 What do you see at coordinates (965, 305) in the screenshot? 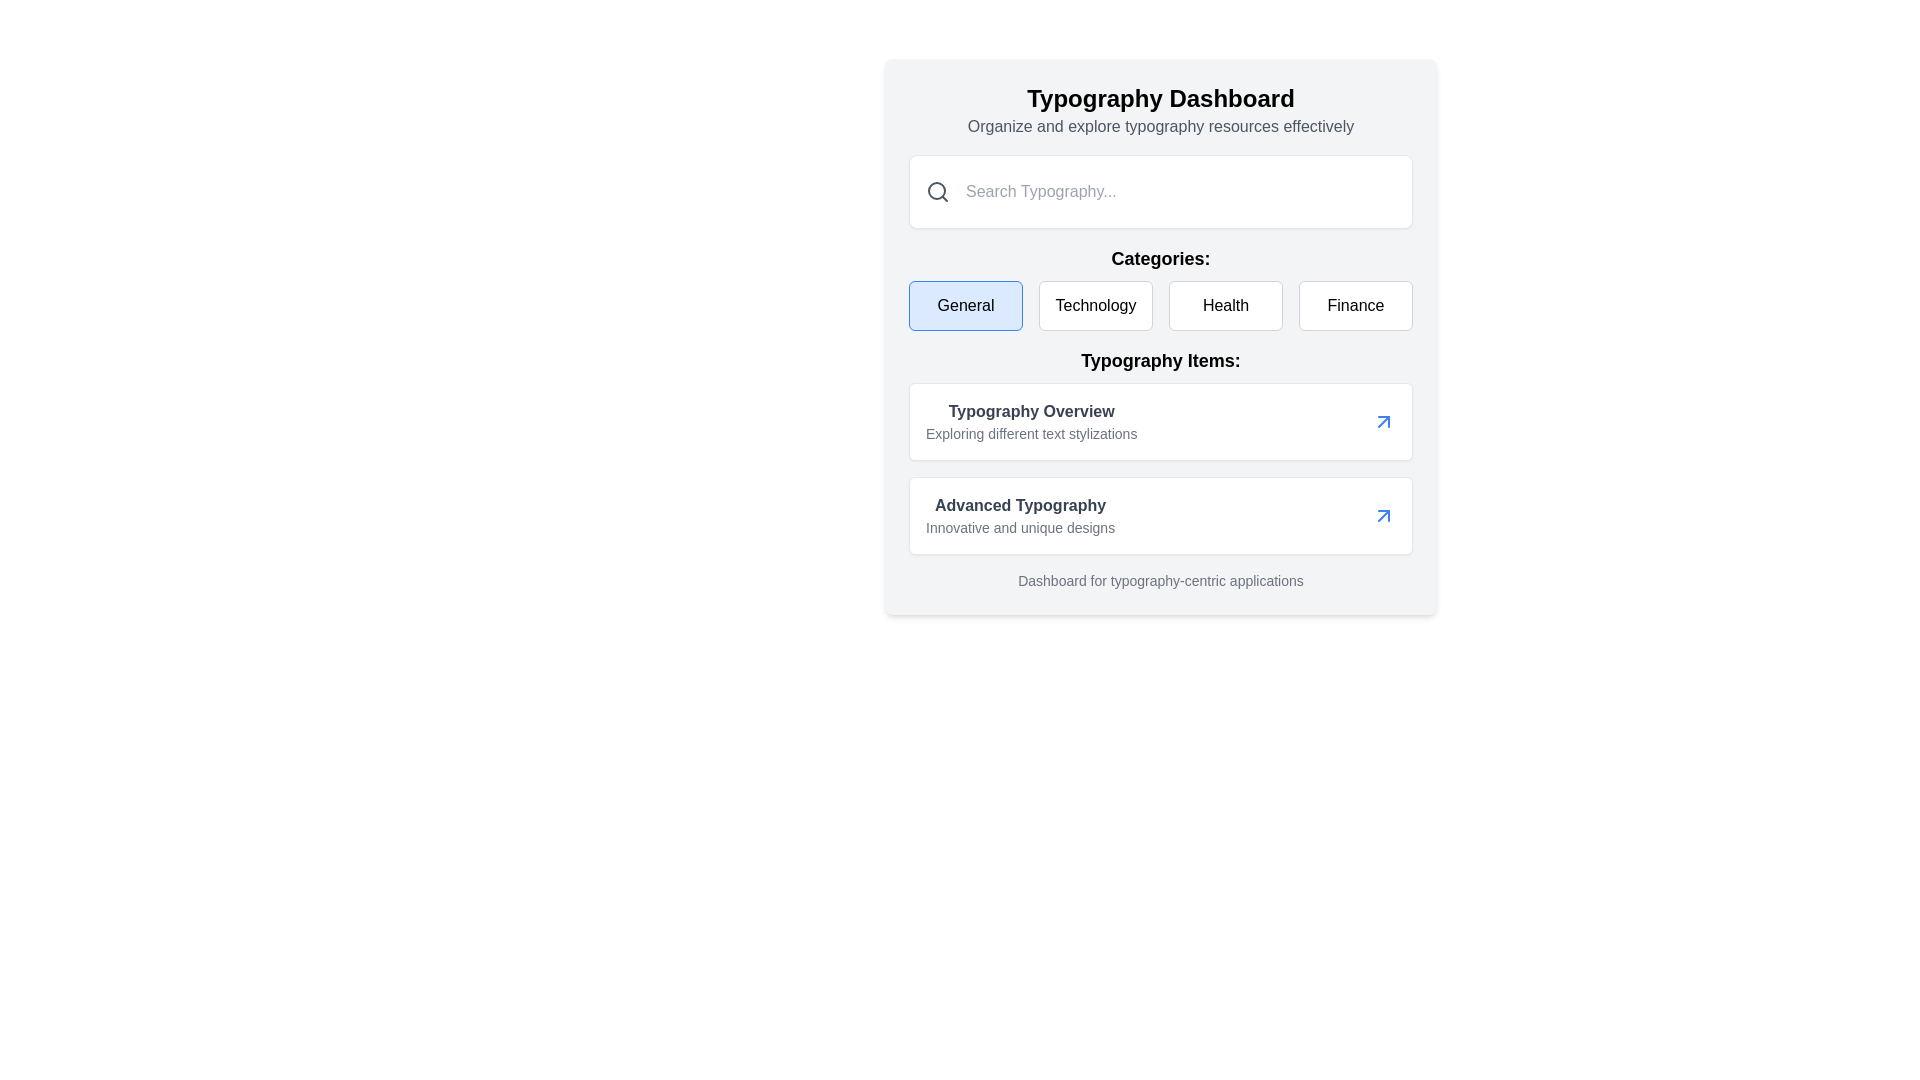
I see `the first category button labeled 'General' under the 'Categories' heading` at bounding box center [965, 305].